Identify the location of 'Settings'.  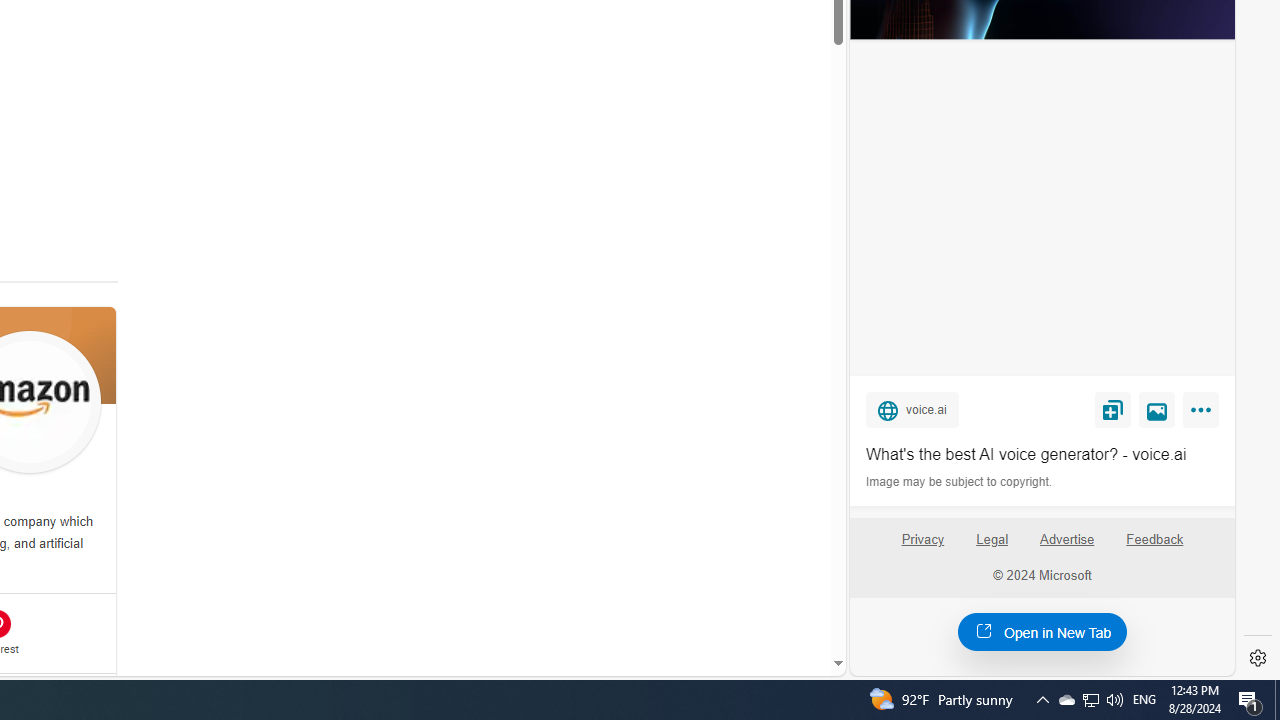
(1257, 658).